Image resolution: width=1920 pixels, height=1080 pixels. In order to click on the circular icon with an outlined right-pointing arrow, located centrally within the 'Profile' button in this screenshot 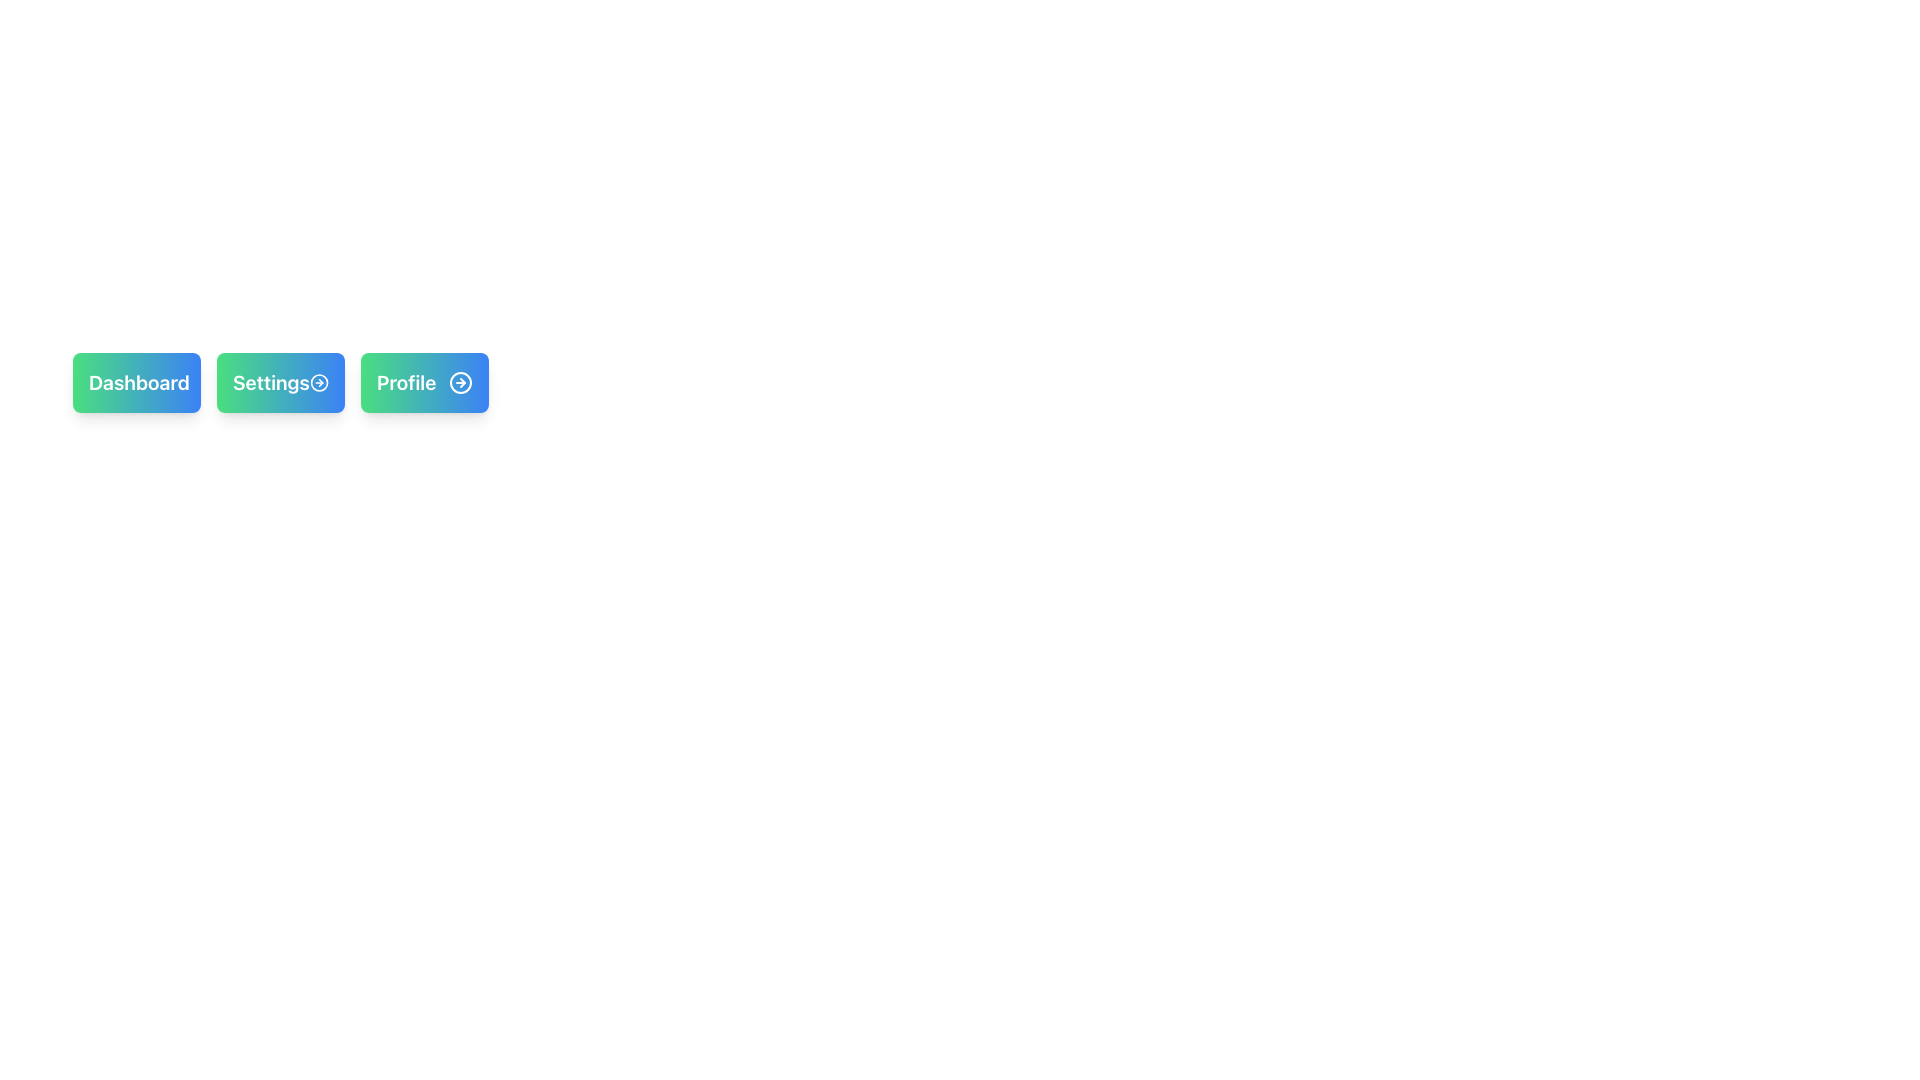, I will do `click(459, 382)`.